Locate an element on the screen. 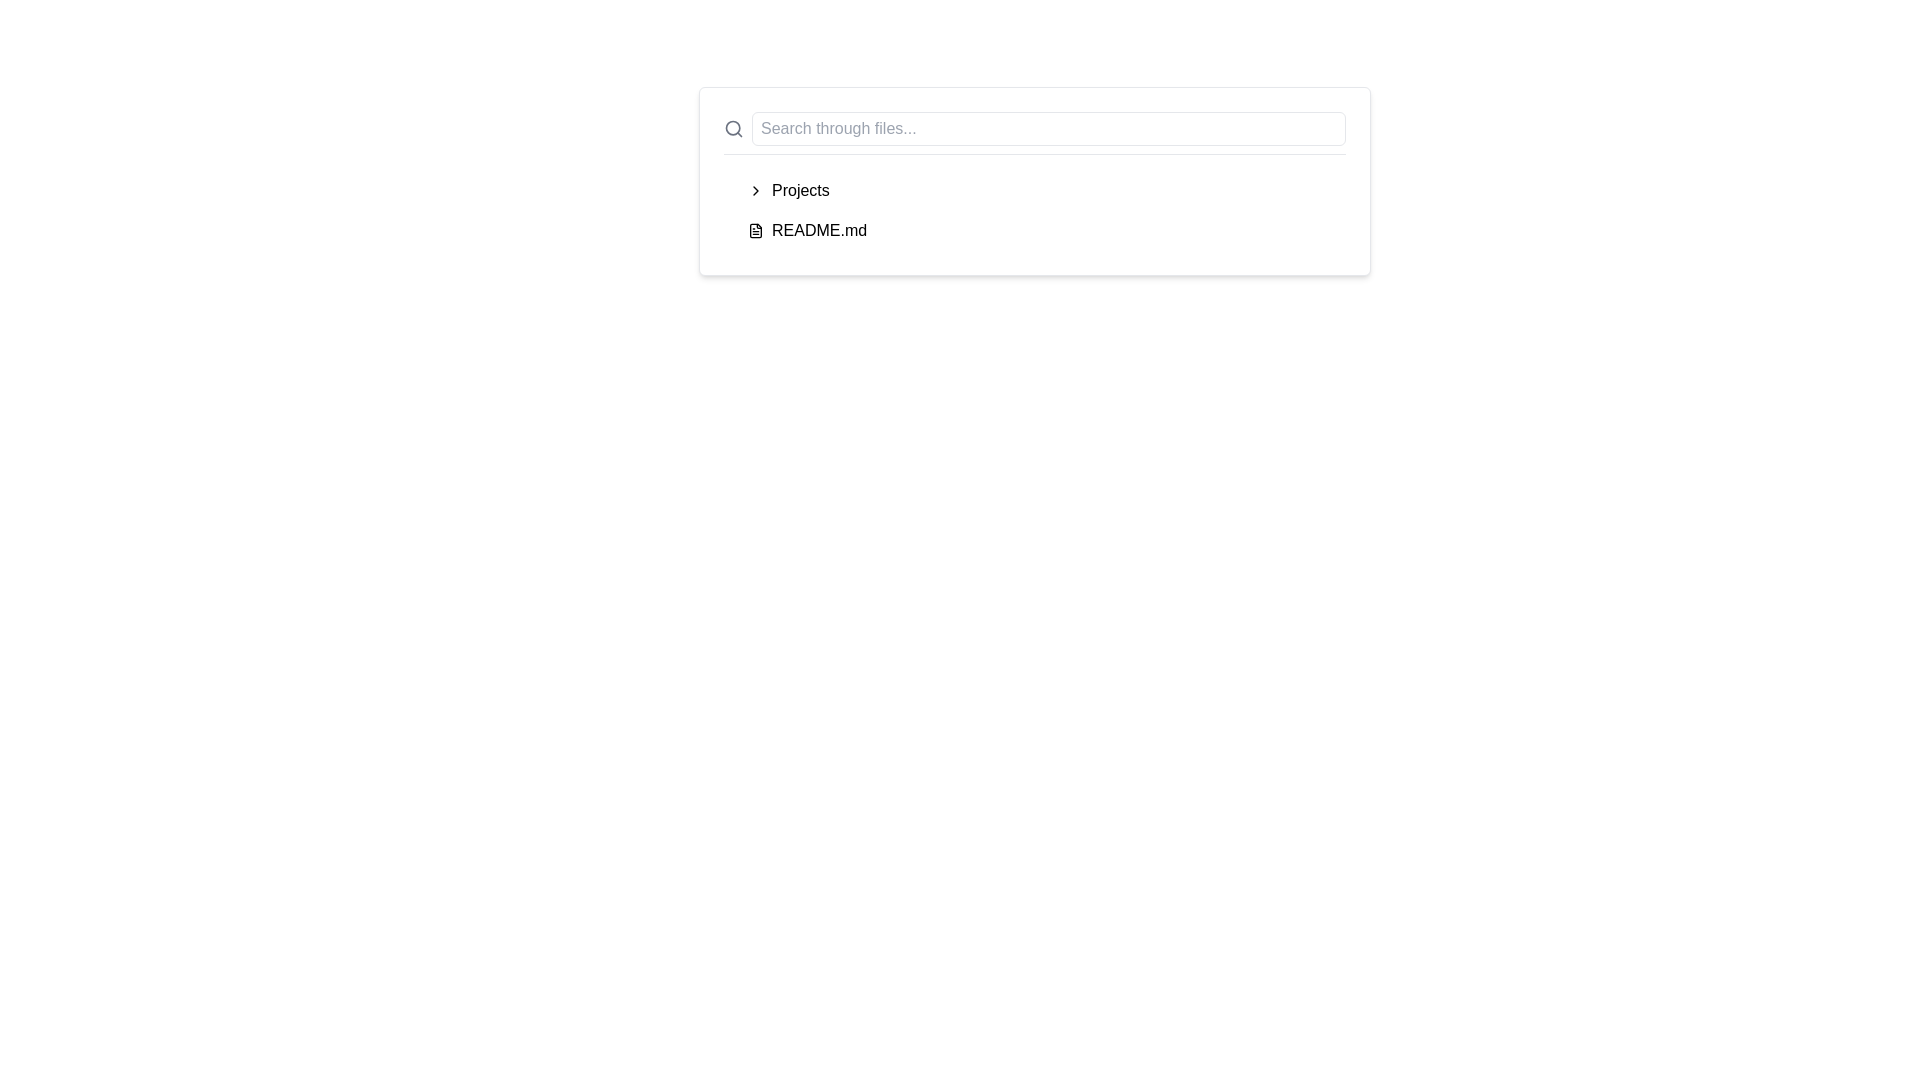  the 'Projects' text label, which is styled as part of a navigational list item and located next to a chevron icon is located at coordinates (800, 191).